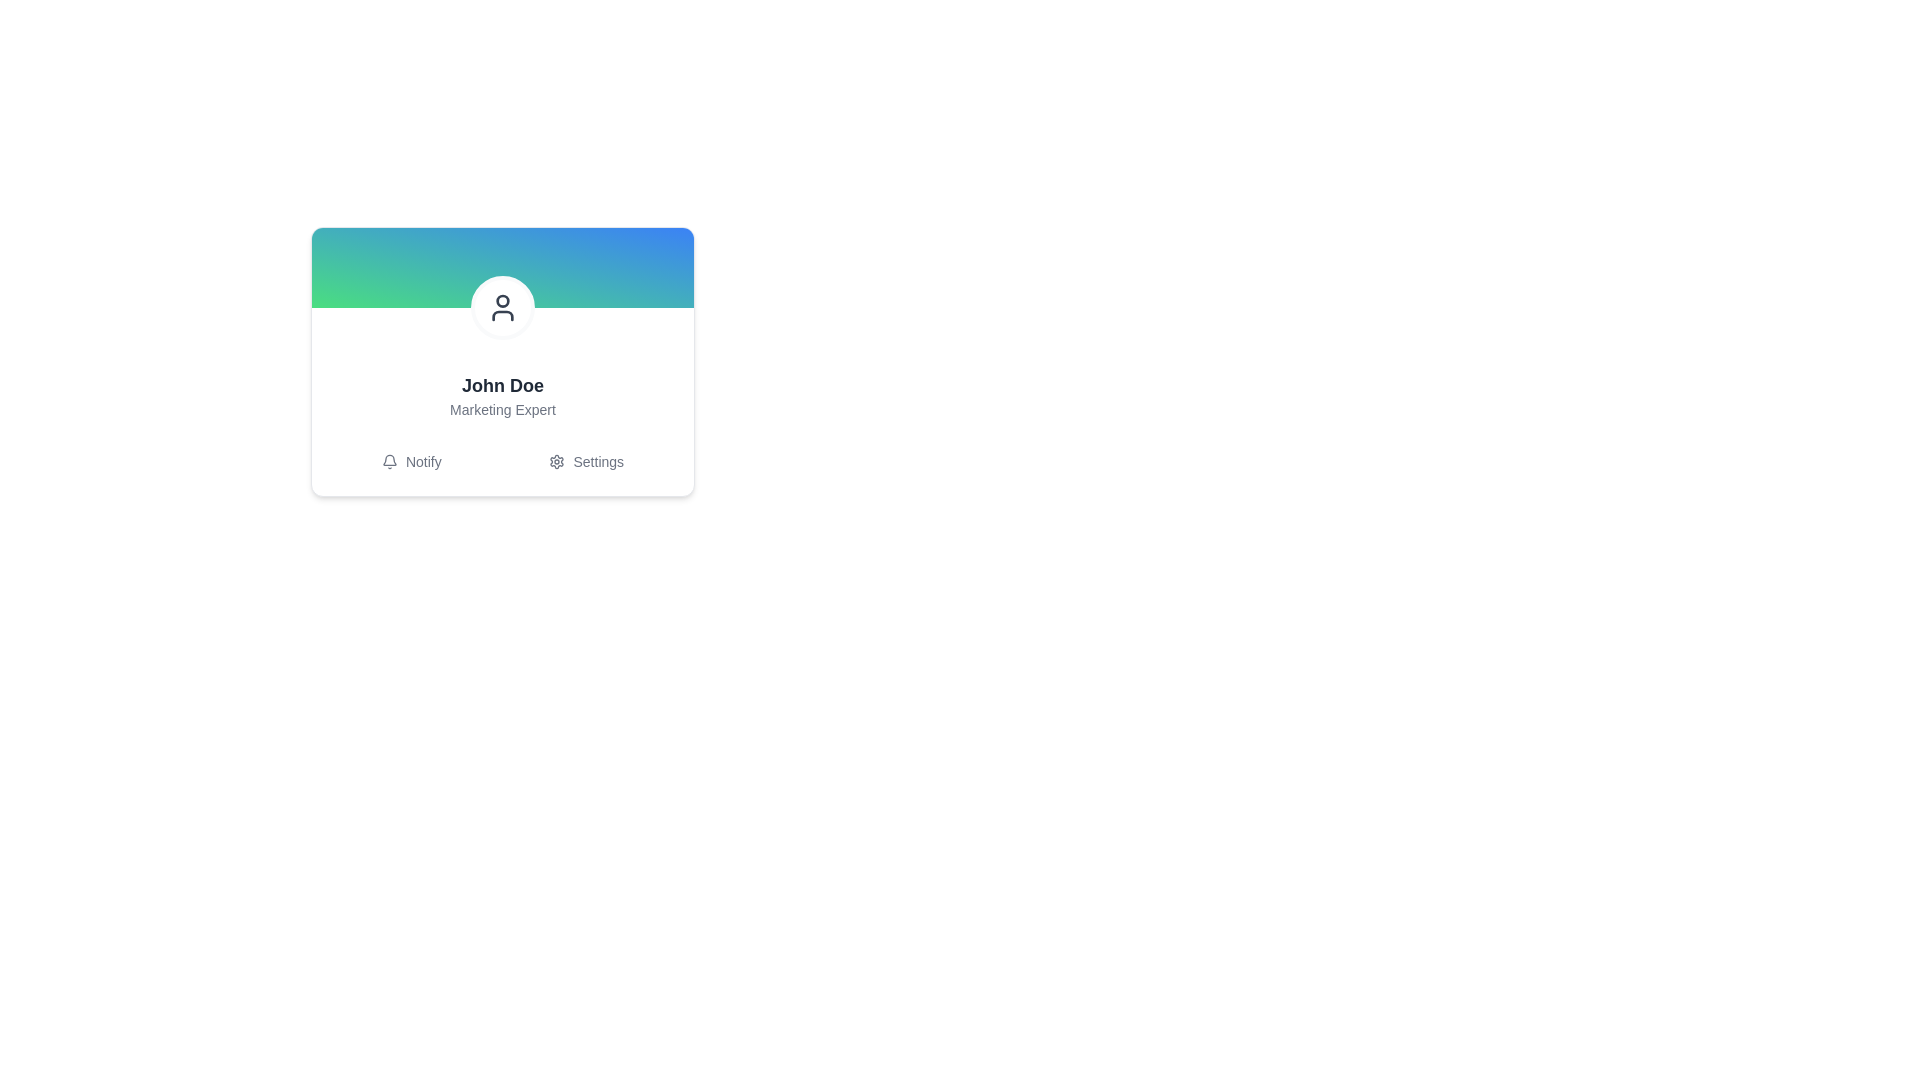 The width and height of the screenshot is (1920, 1080). What do you see at coordinates (410, 462) in the screenshot?
I see `the 'Notify' button` at bounding box center [410, 462].